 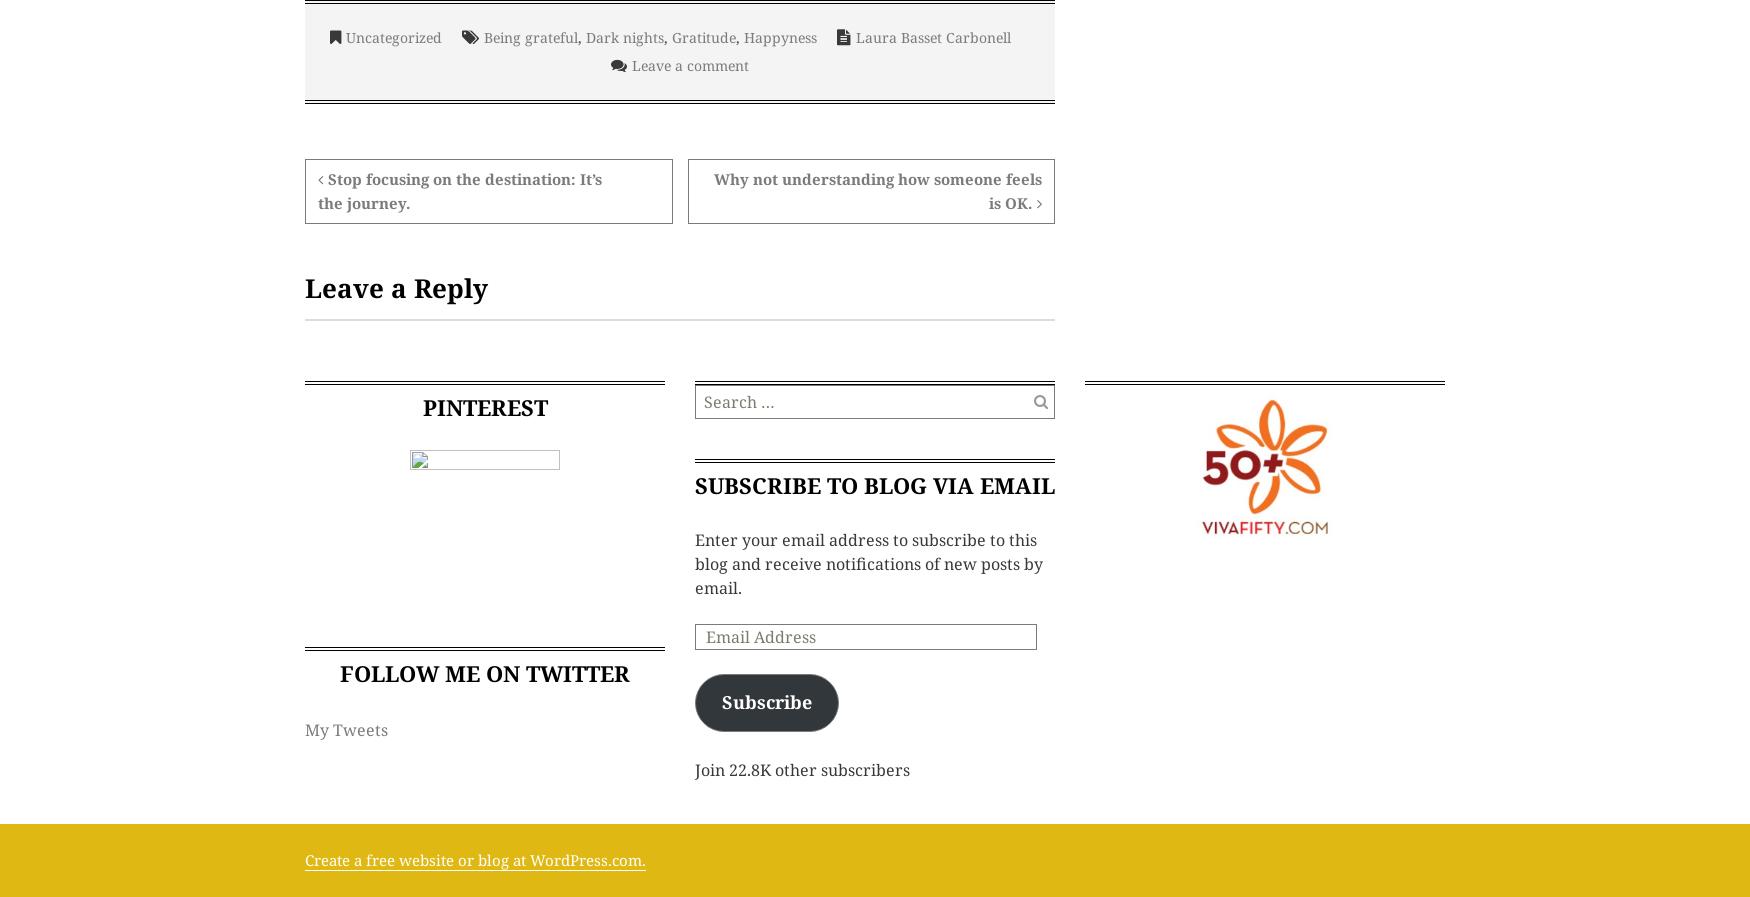 I want to click on 'Laura Basset Carbonell', so click(x=931, y=36).